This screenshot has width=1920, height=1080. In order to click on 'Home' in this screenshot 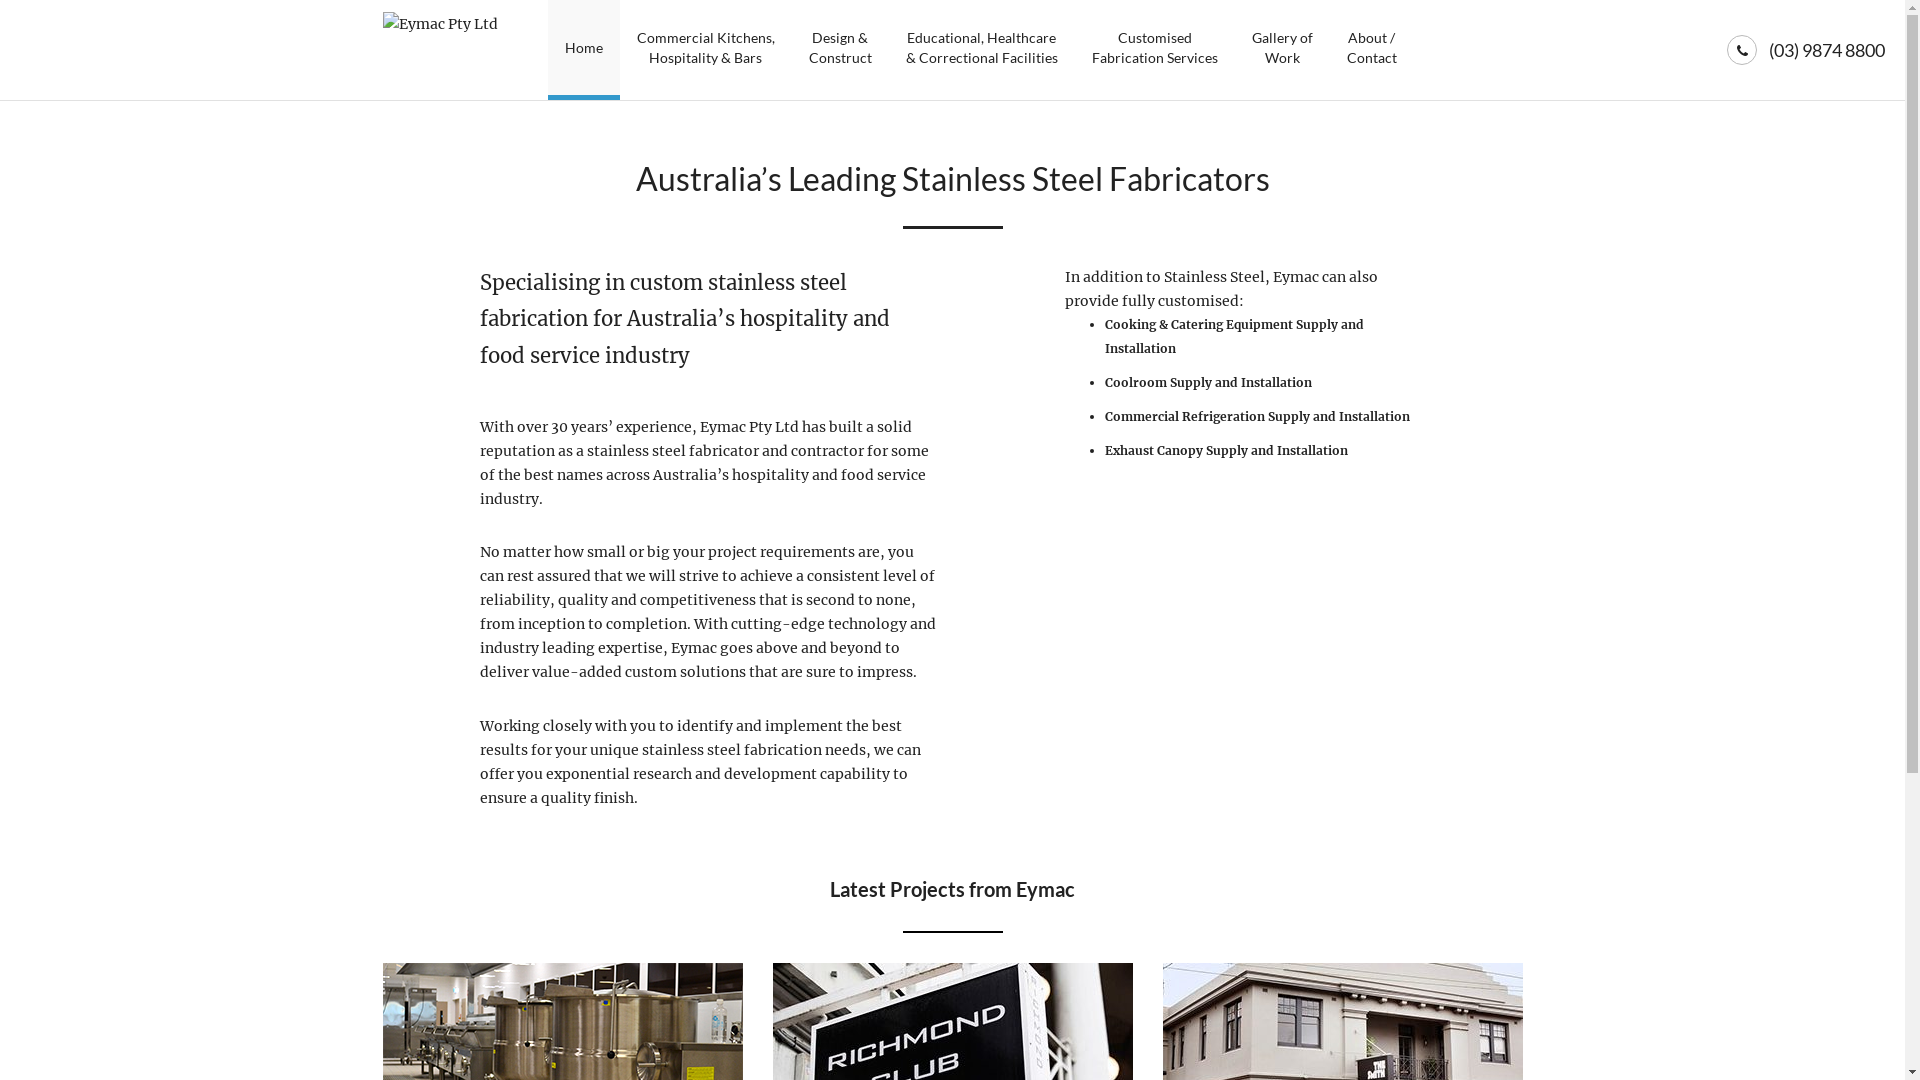, I will do `click(583, 49)`.